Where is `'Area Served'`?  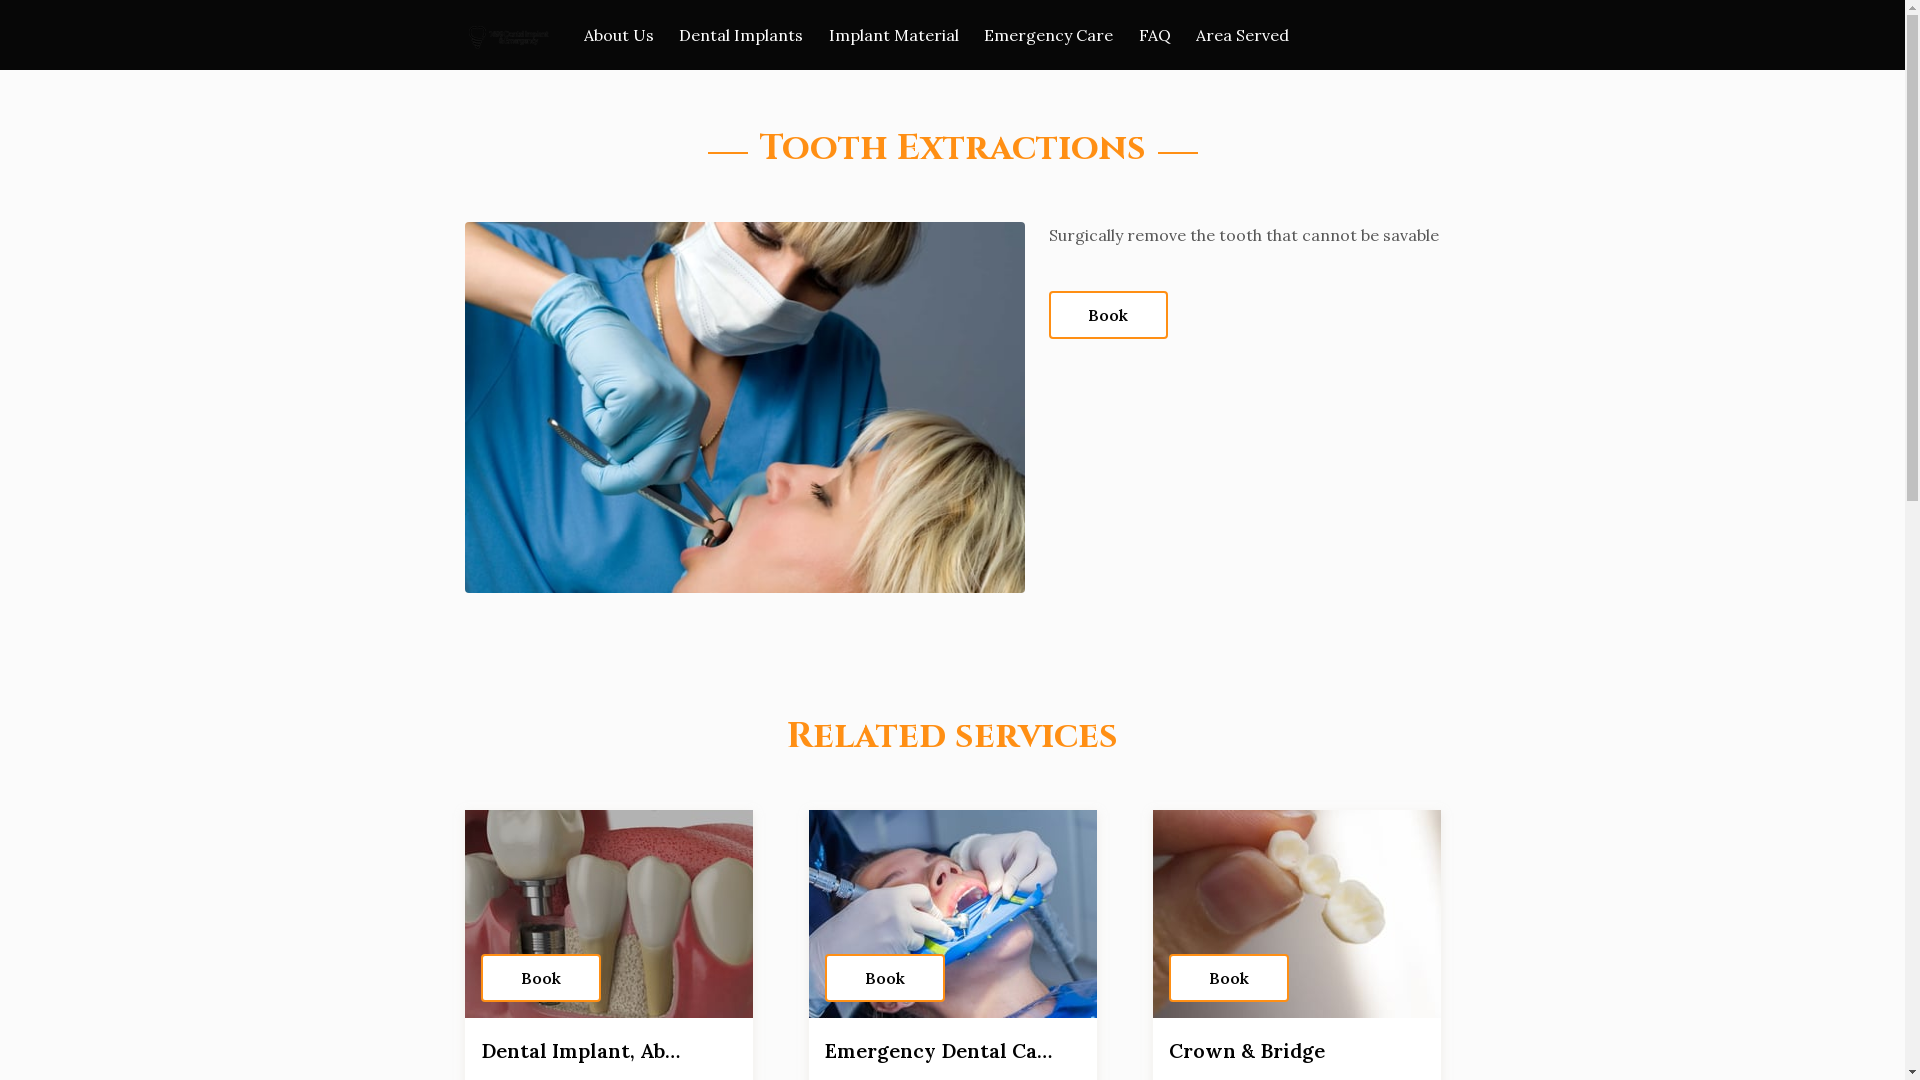
'Area Served' is located at coordinates (1241, 34).